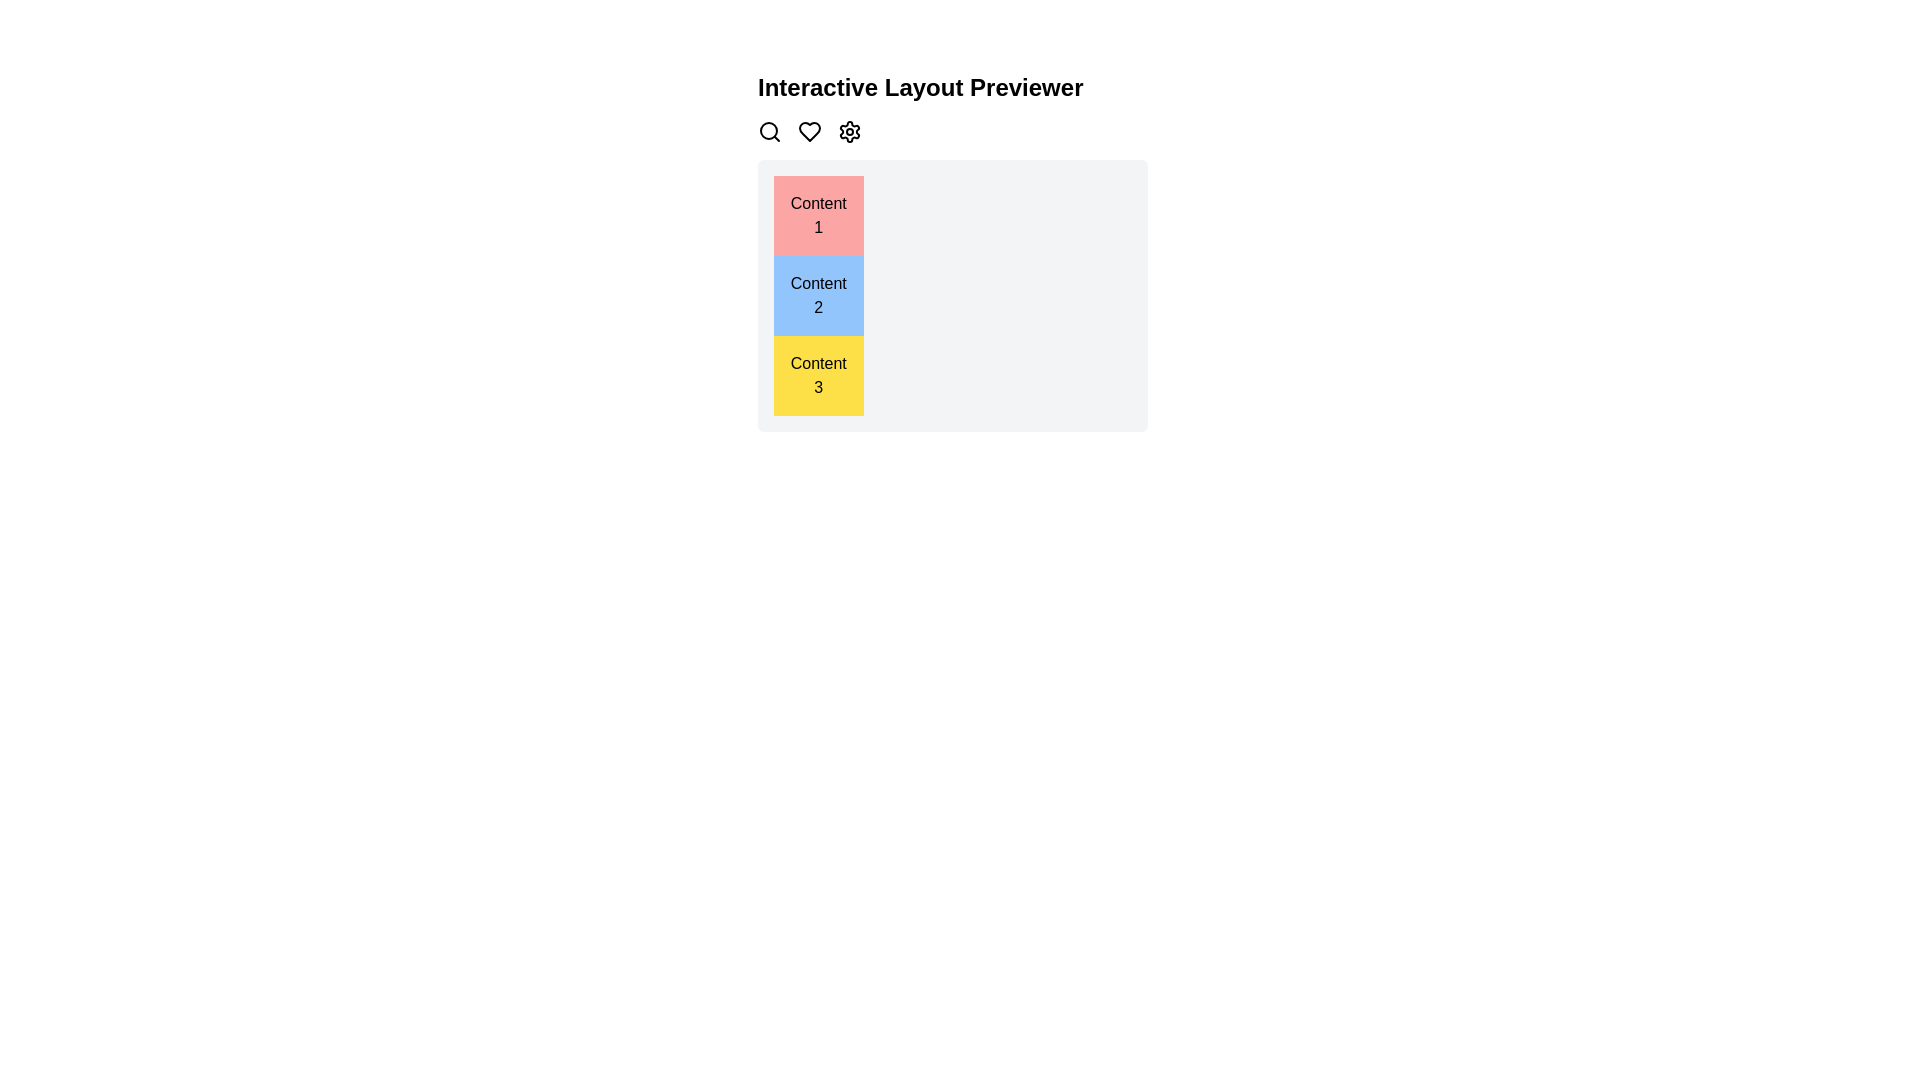 The height and width of the screenshot is (1080, 1920). Describe the element at coordinates (849, 131) in the screenshot. I see `the gear icon in the horizontal toolbar, which is the fourth icon from the left` at that location.